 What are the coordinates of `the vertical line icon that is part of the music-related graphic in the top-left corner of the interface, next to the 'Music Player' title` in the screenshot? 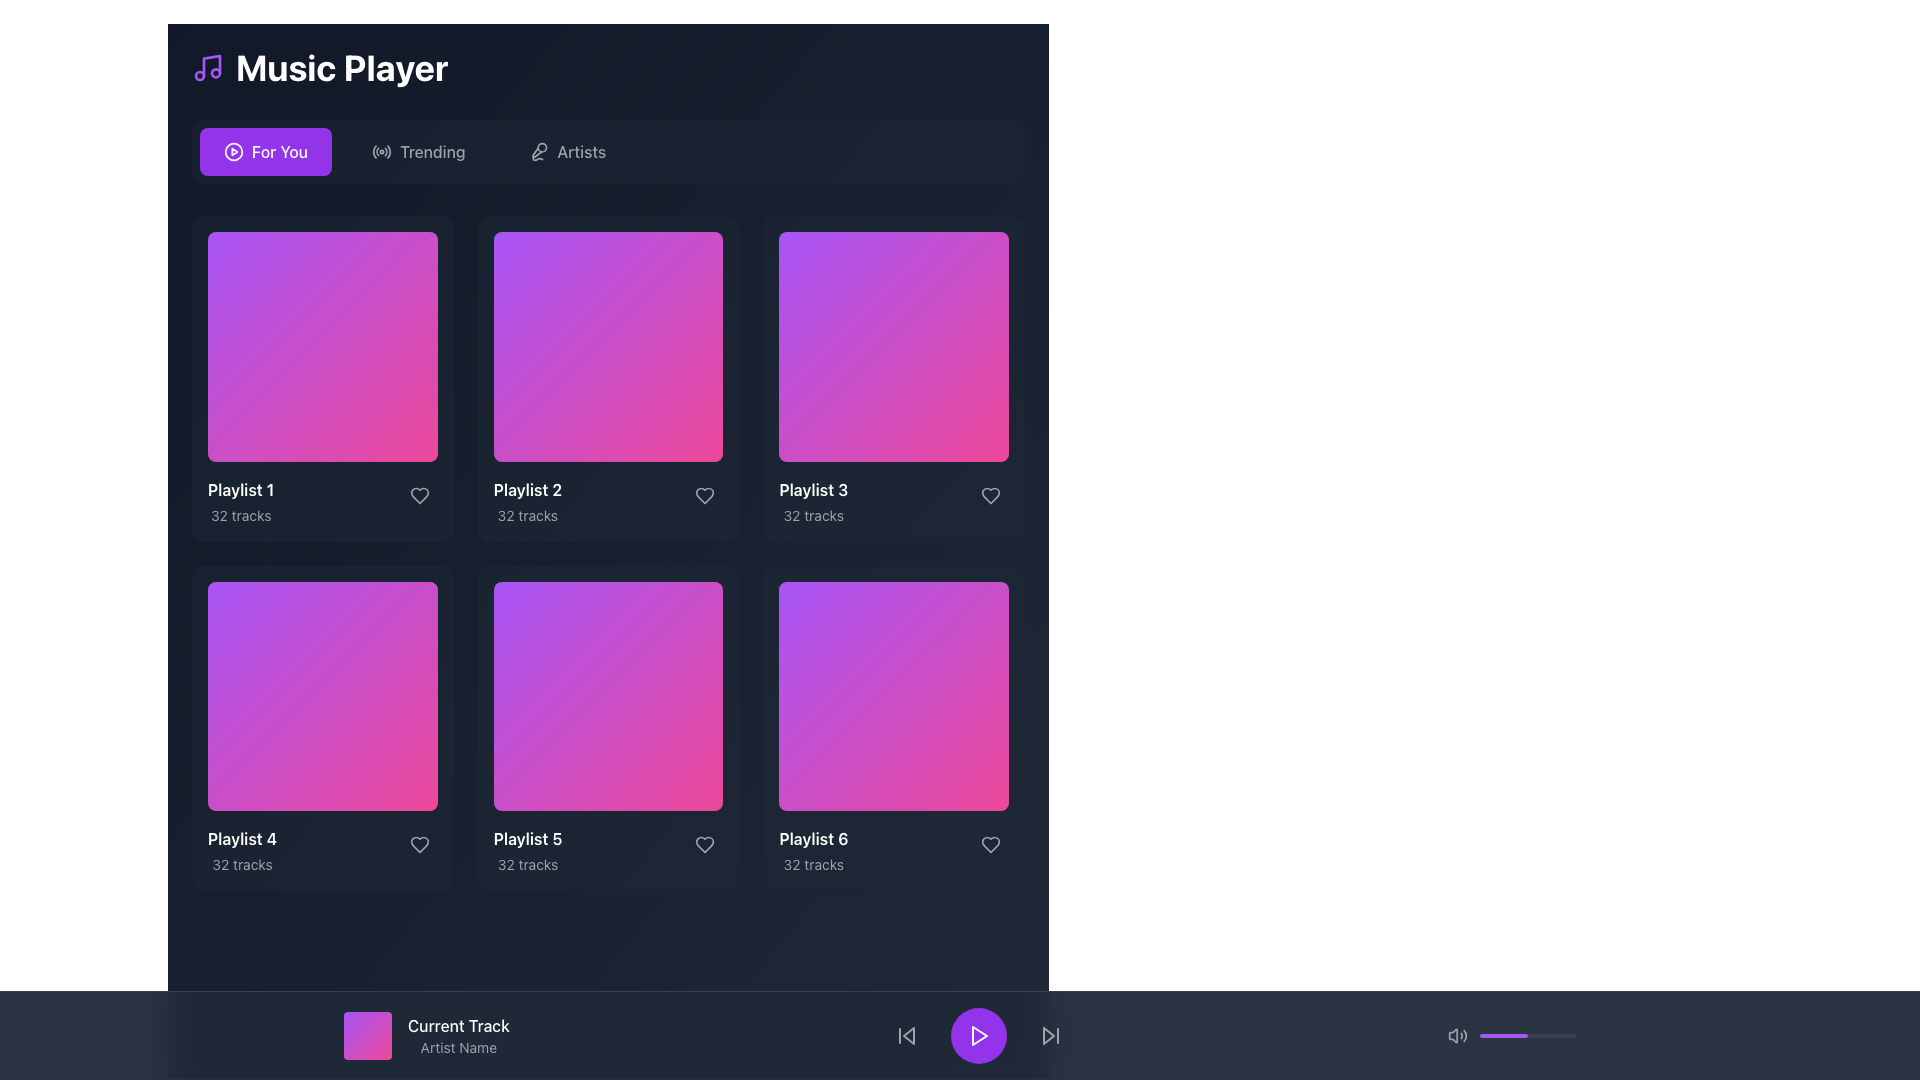 It's located at (211, 64).